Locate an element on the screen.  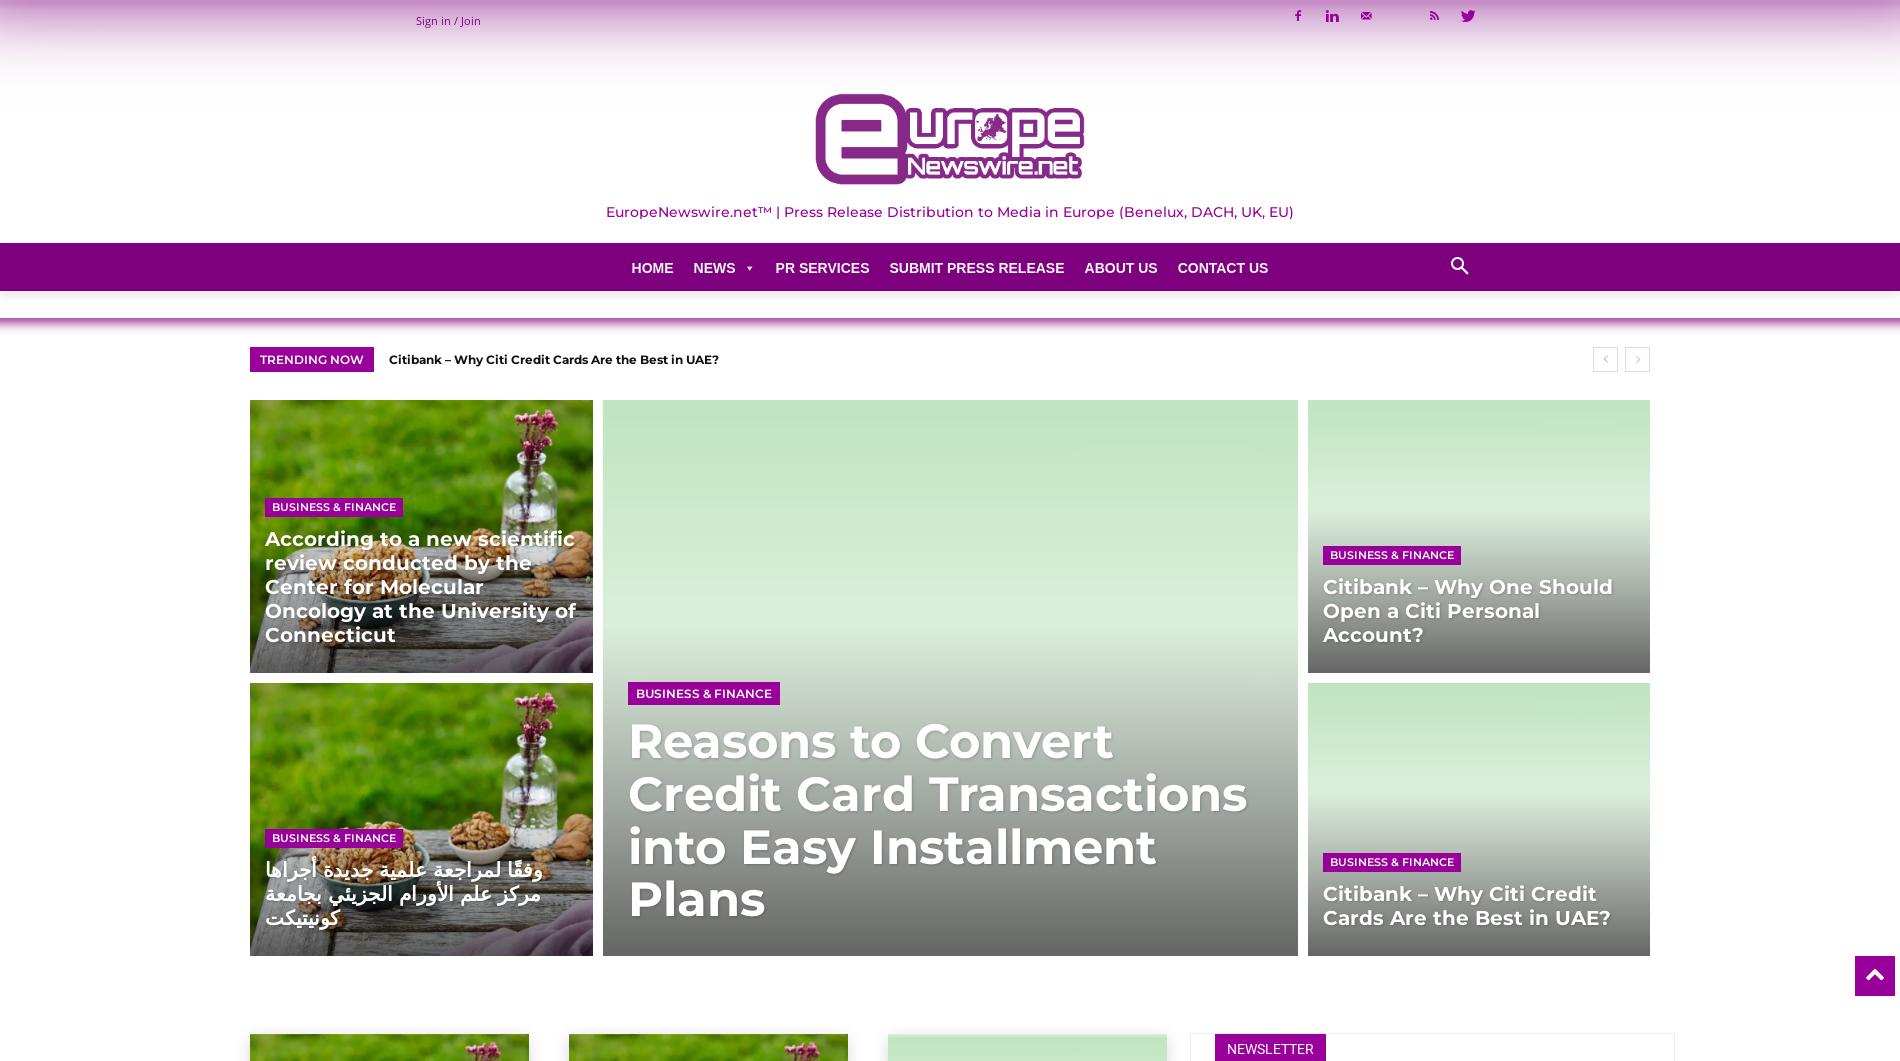
'Oil & Energy' is located at coordinates (725, 624).